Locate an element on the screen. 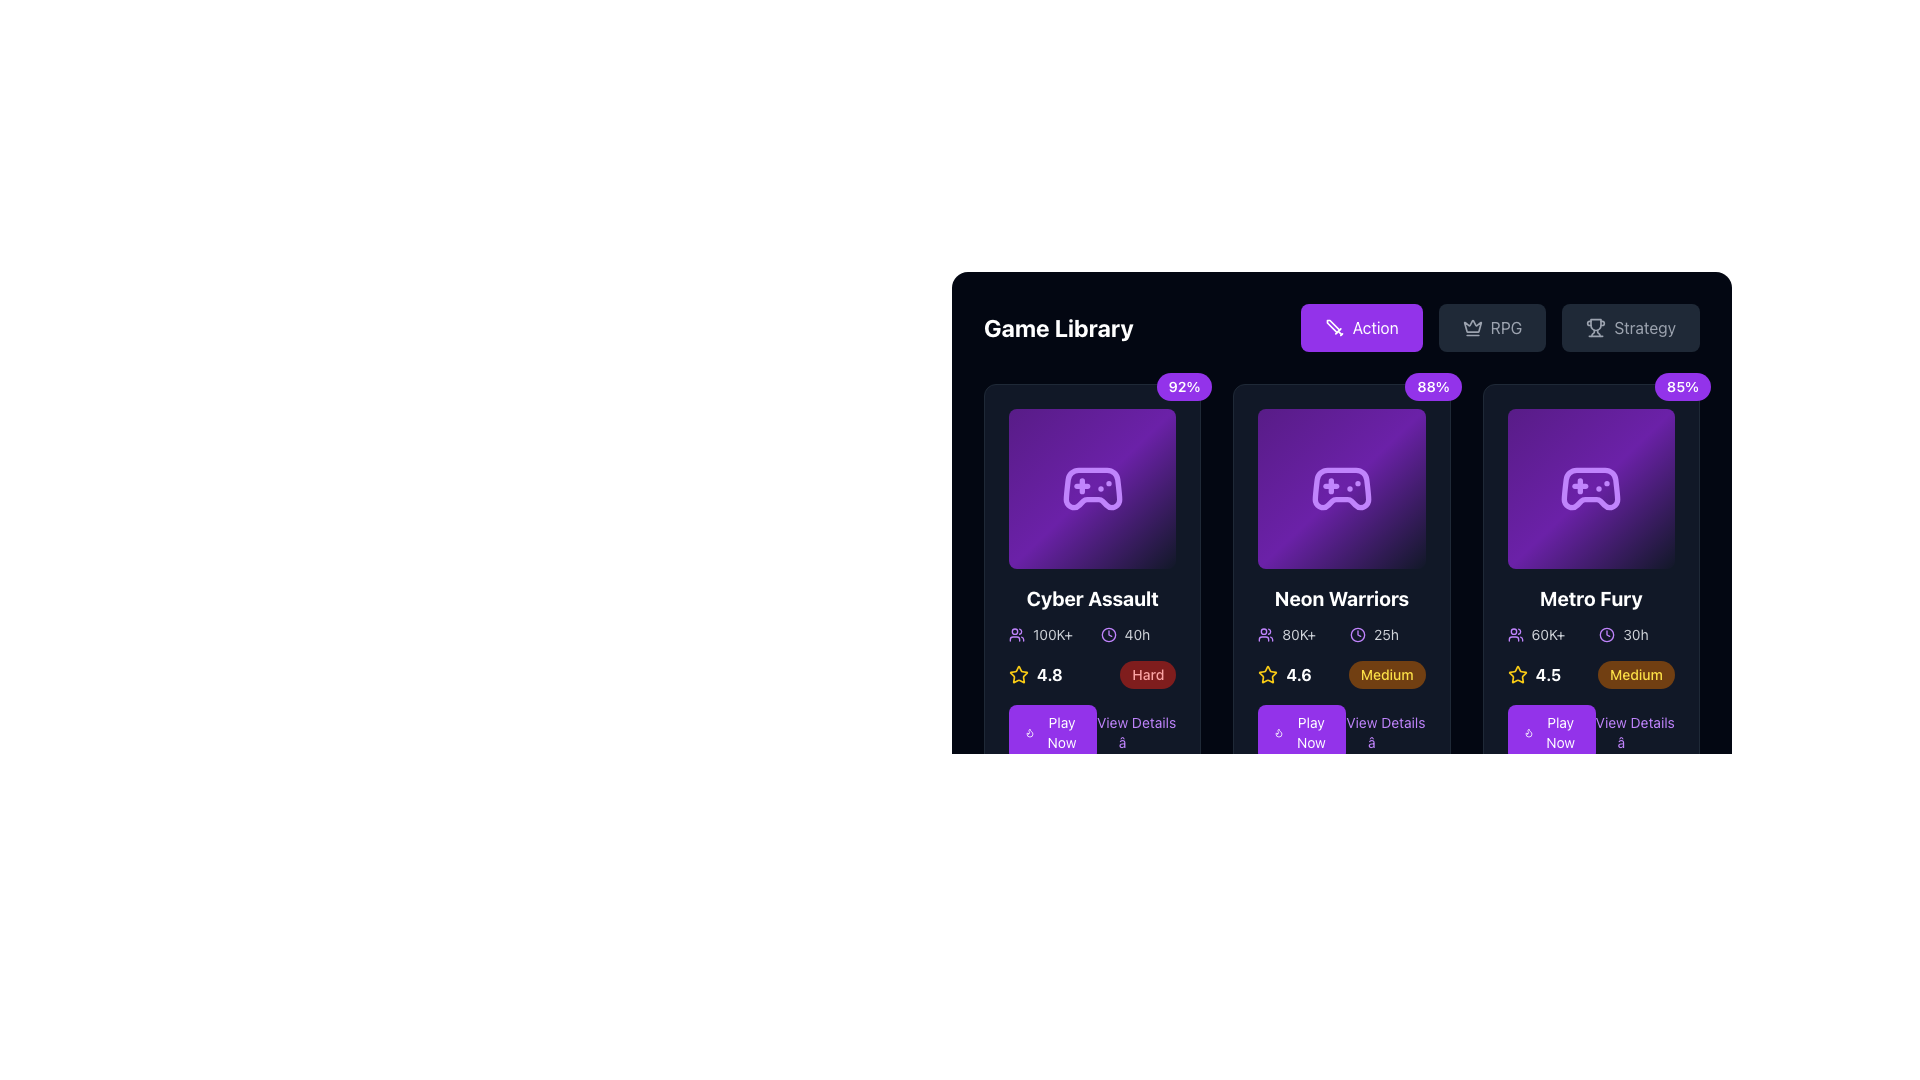 This screenshot has height=1080, width=1920. the Badge displaying the percentage value located at the top-right corner of the 'Cyber Assault' card in the game library interface is located at coordinates (1184, 386).